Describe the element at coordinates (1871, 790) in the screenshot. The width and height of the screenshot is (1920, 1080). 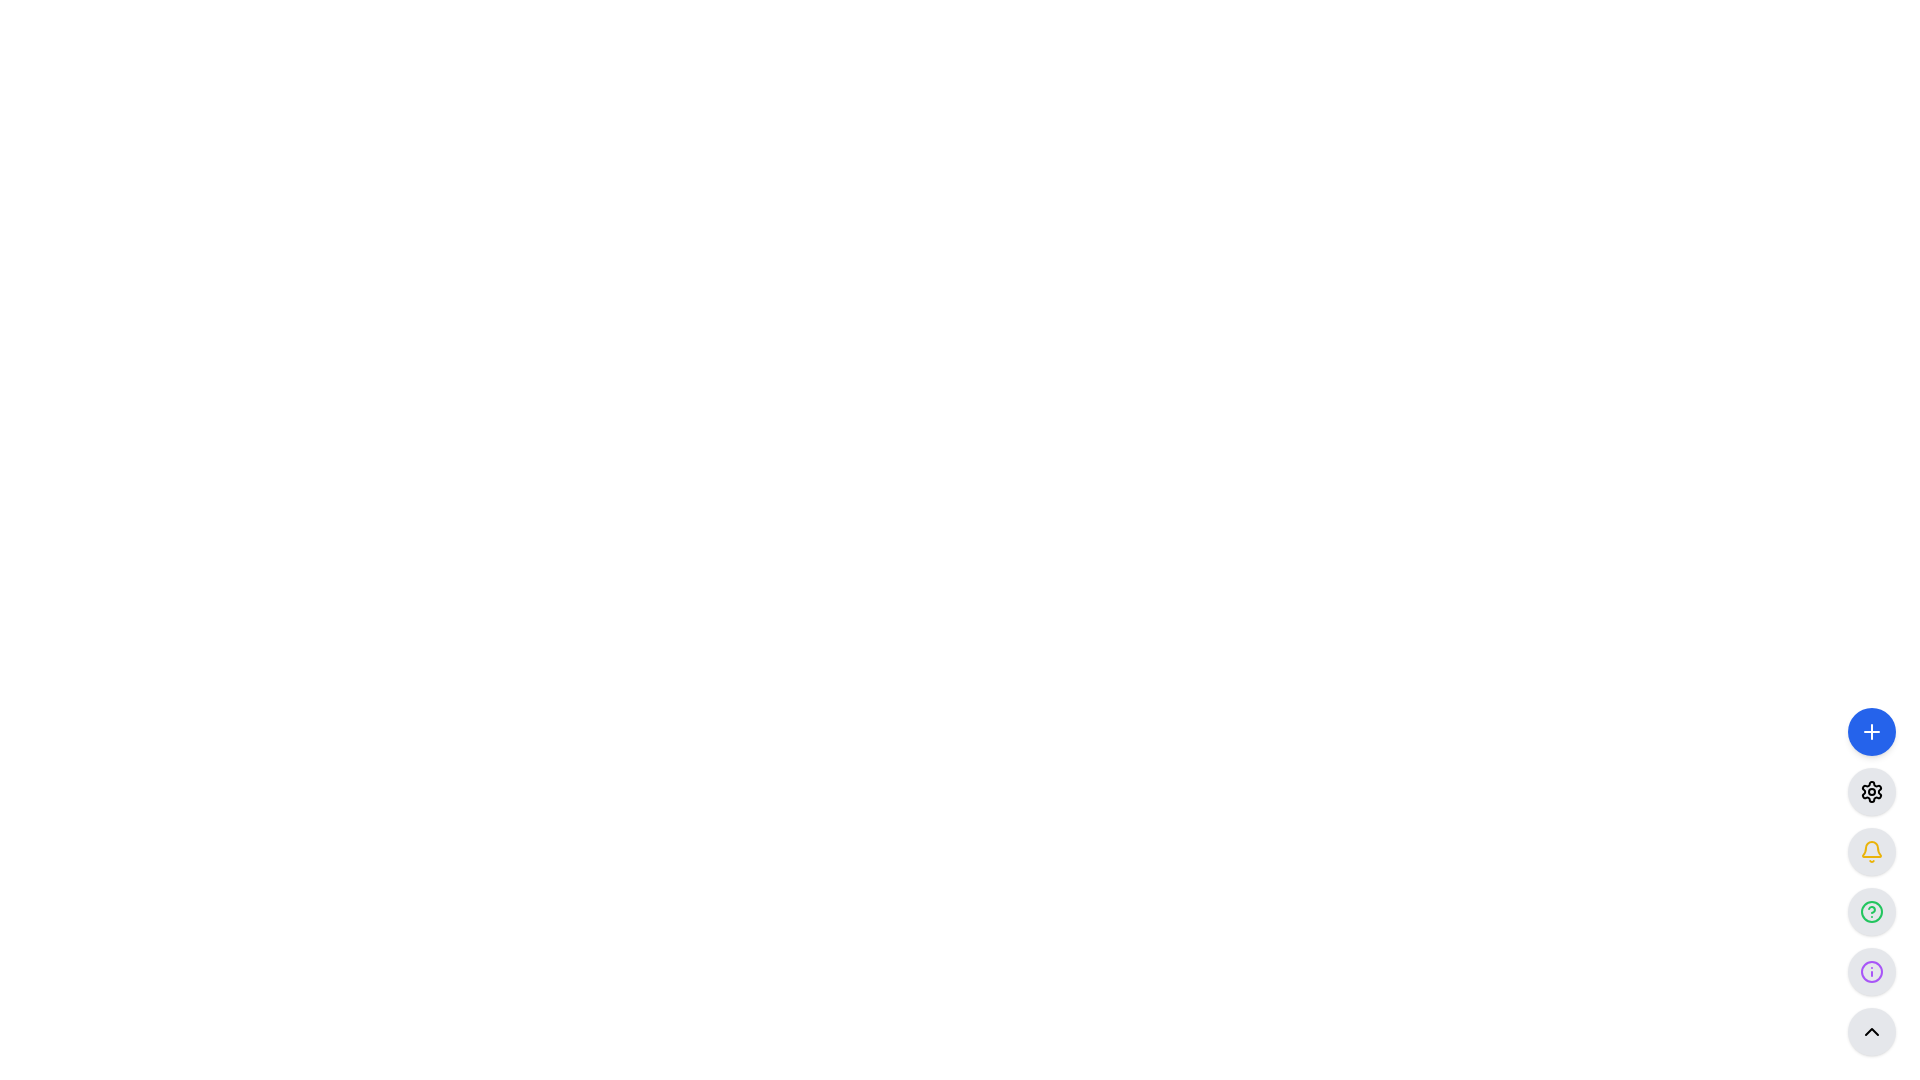
I see `the circular button with a black gear icon on a white background, located second from the top in the vertical stack of buttons on the right side of the interface` at that location.